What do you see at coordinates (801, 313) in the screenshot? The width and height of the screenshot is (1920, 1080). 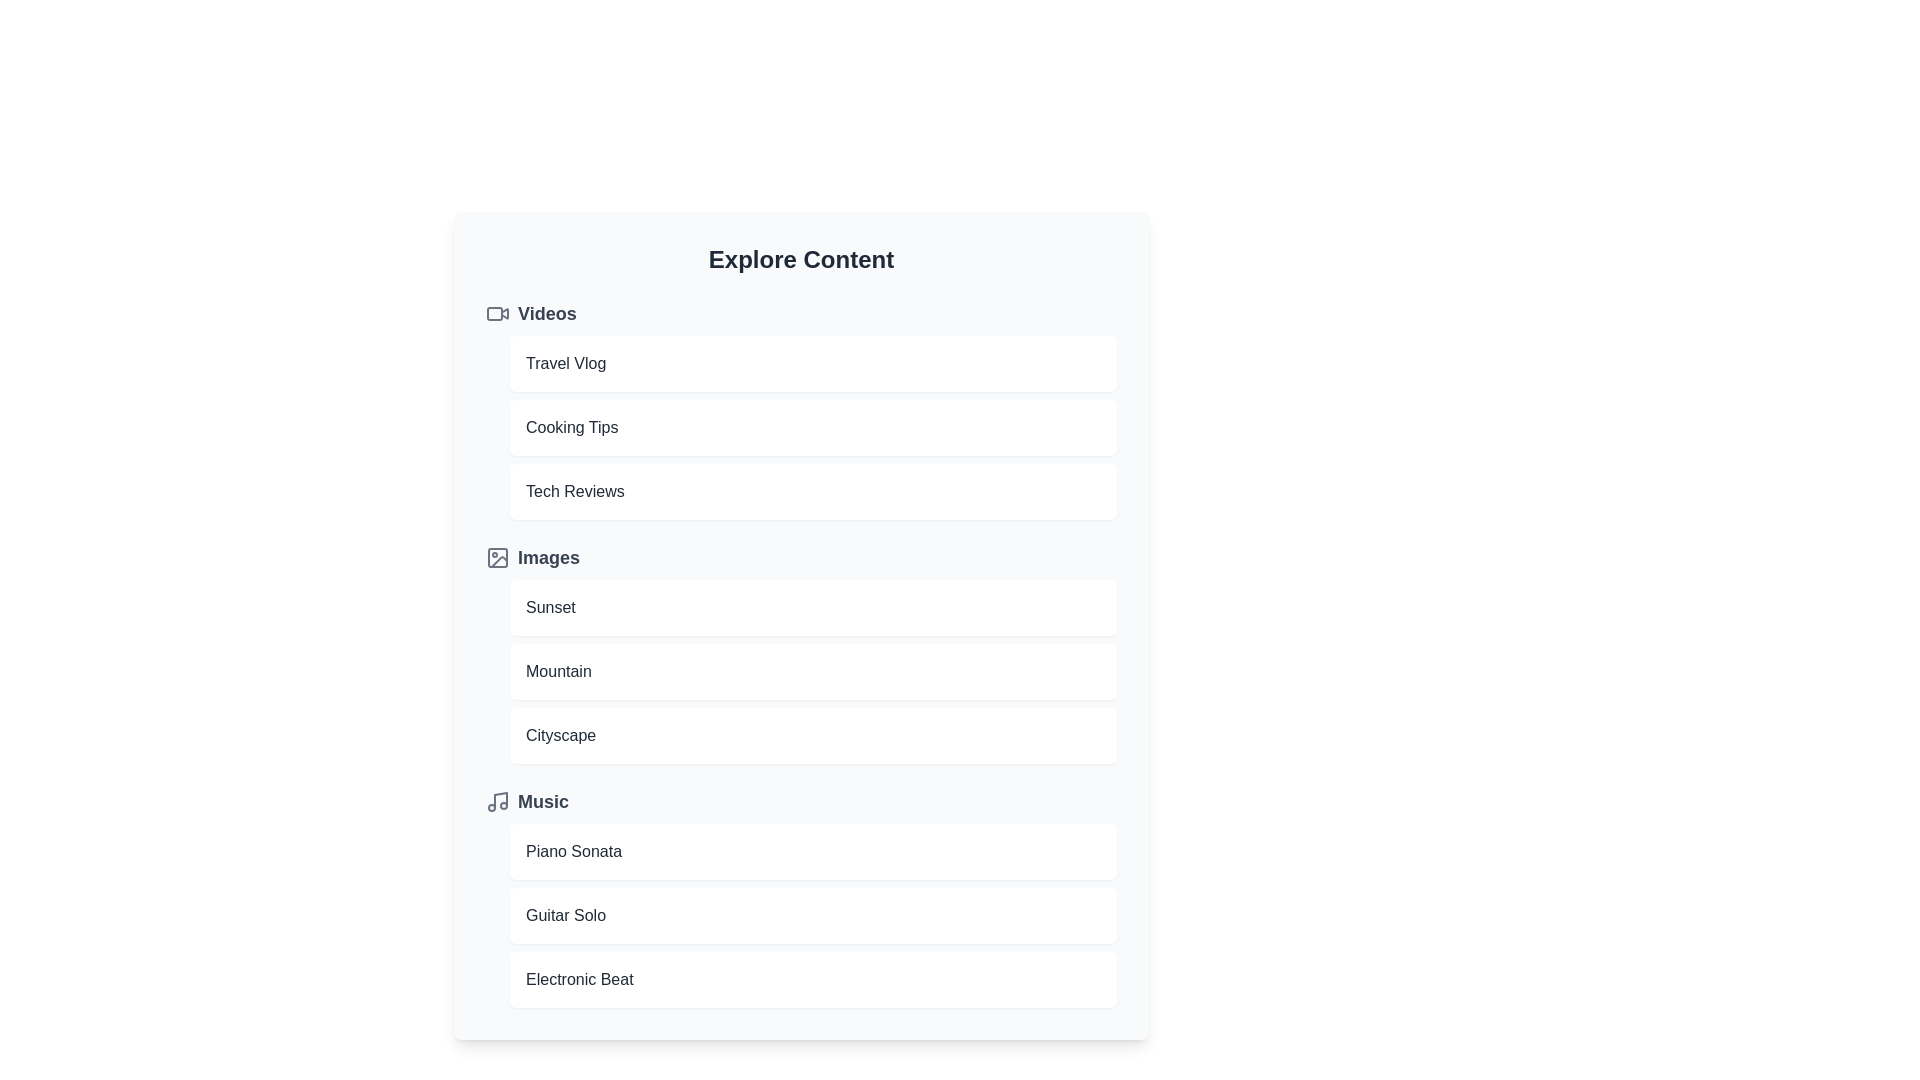 I see `the category Videos to toggle its visibility` at bounding box center [801, 313].